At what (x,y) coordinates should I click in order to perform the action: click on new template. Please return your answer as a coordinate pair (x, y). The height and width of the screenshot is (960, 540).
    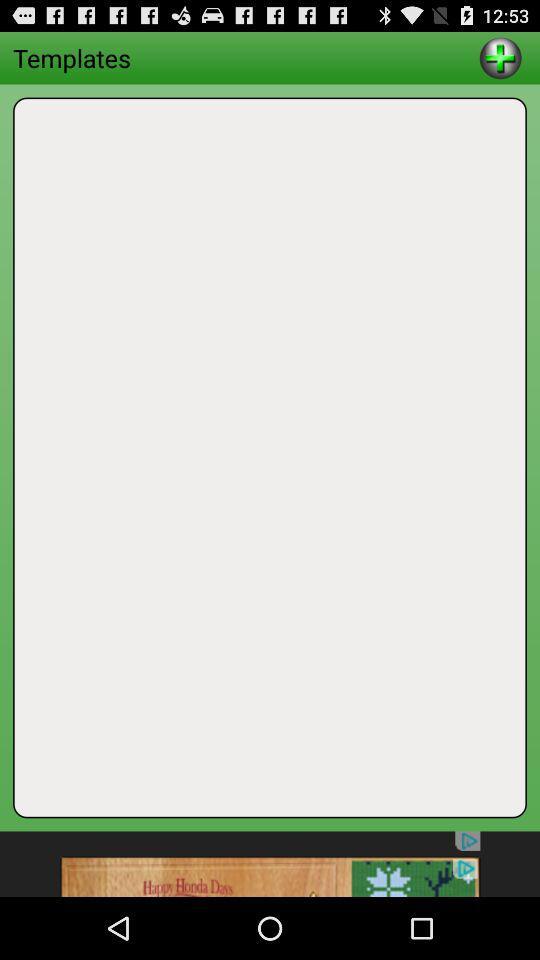
    Looking at the image, I should click on (499, 56).